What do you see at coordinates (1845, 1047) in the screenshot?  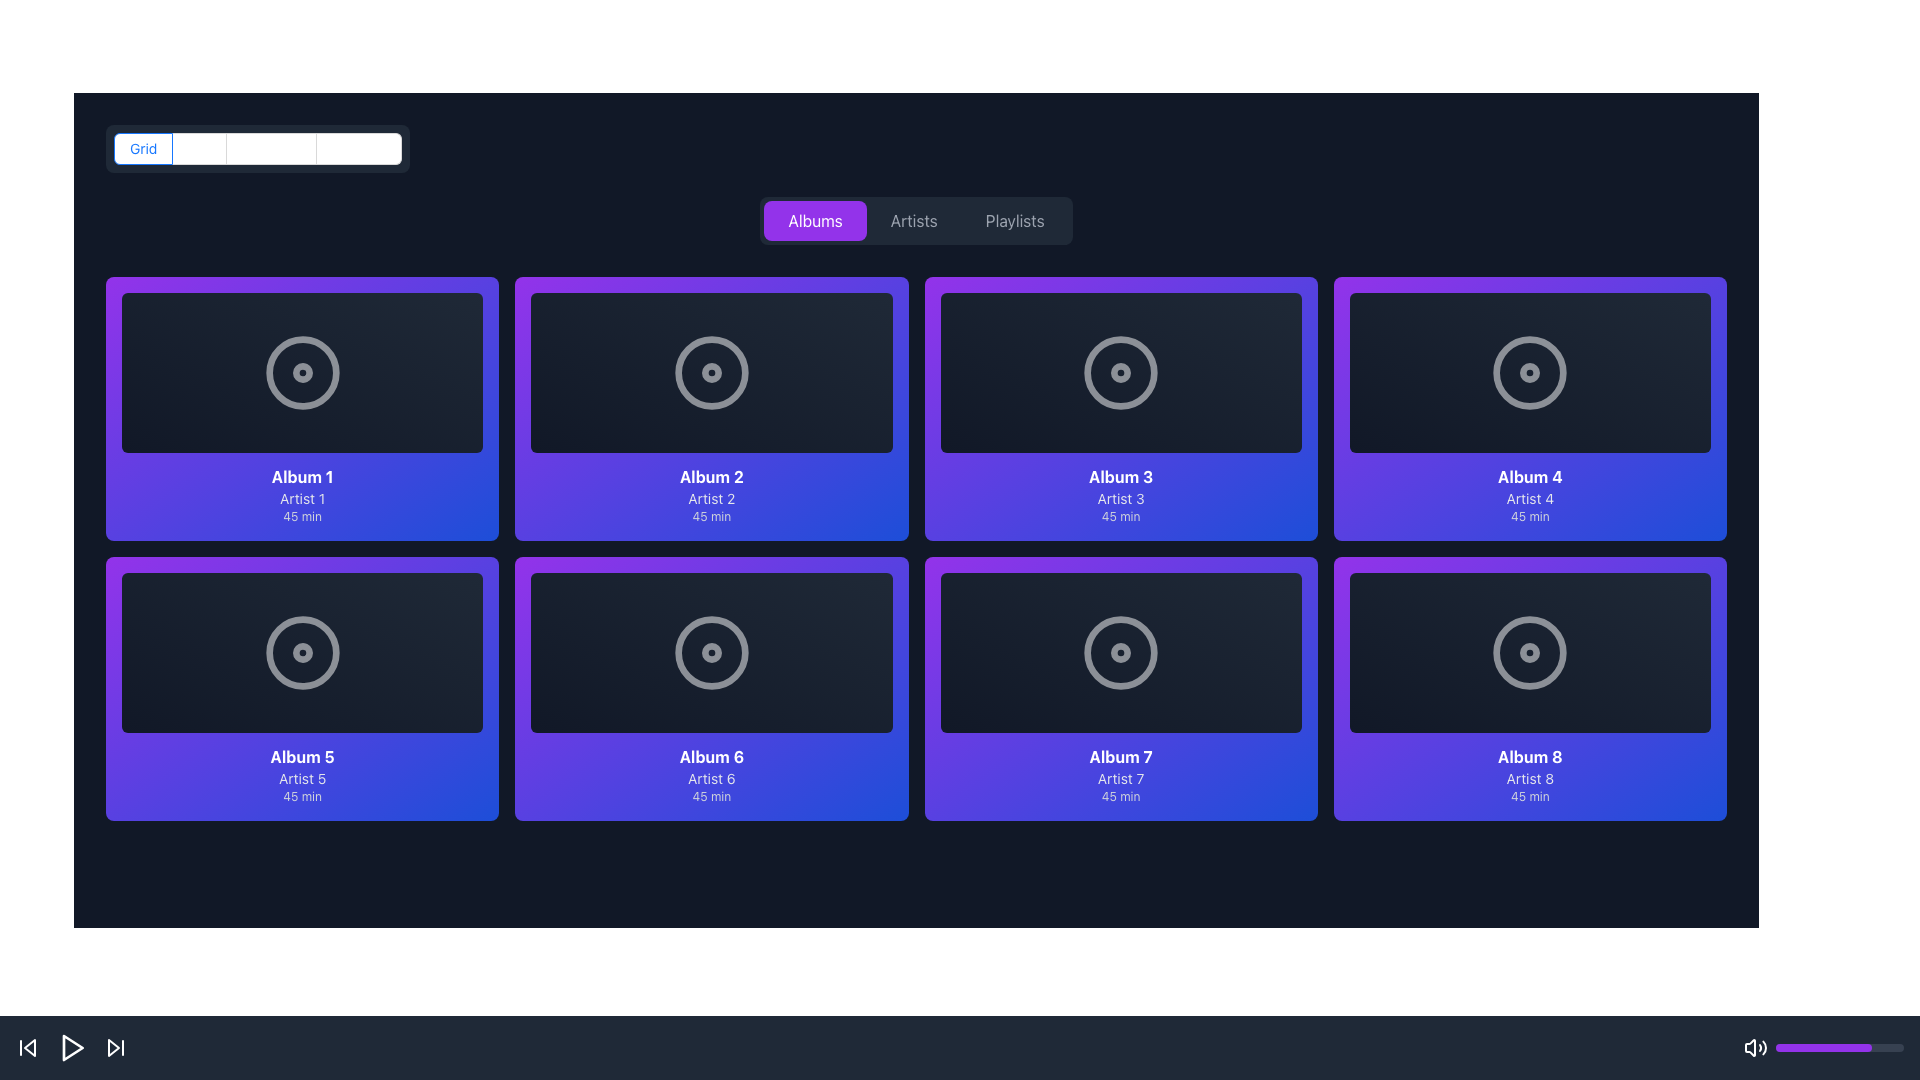 I see `the slider value` at bounding box center [1845, 1047].